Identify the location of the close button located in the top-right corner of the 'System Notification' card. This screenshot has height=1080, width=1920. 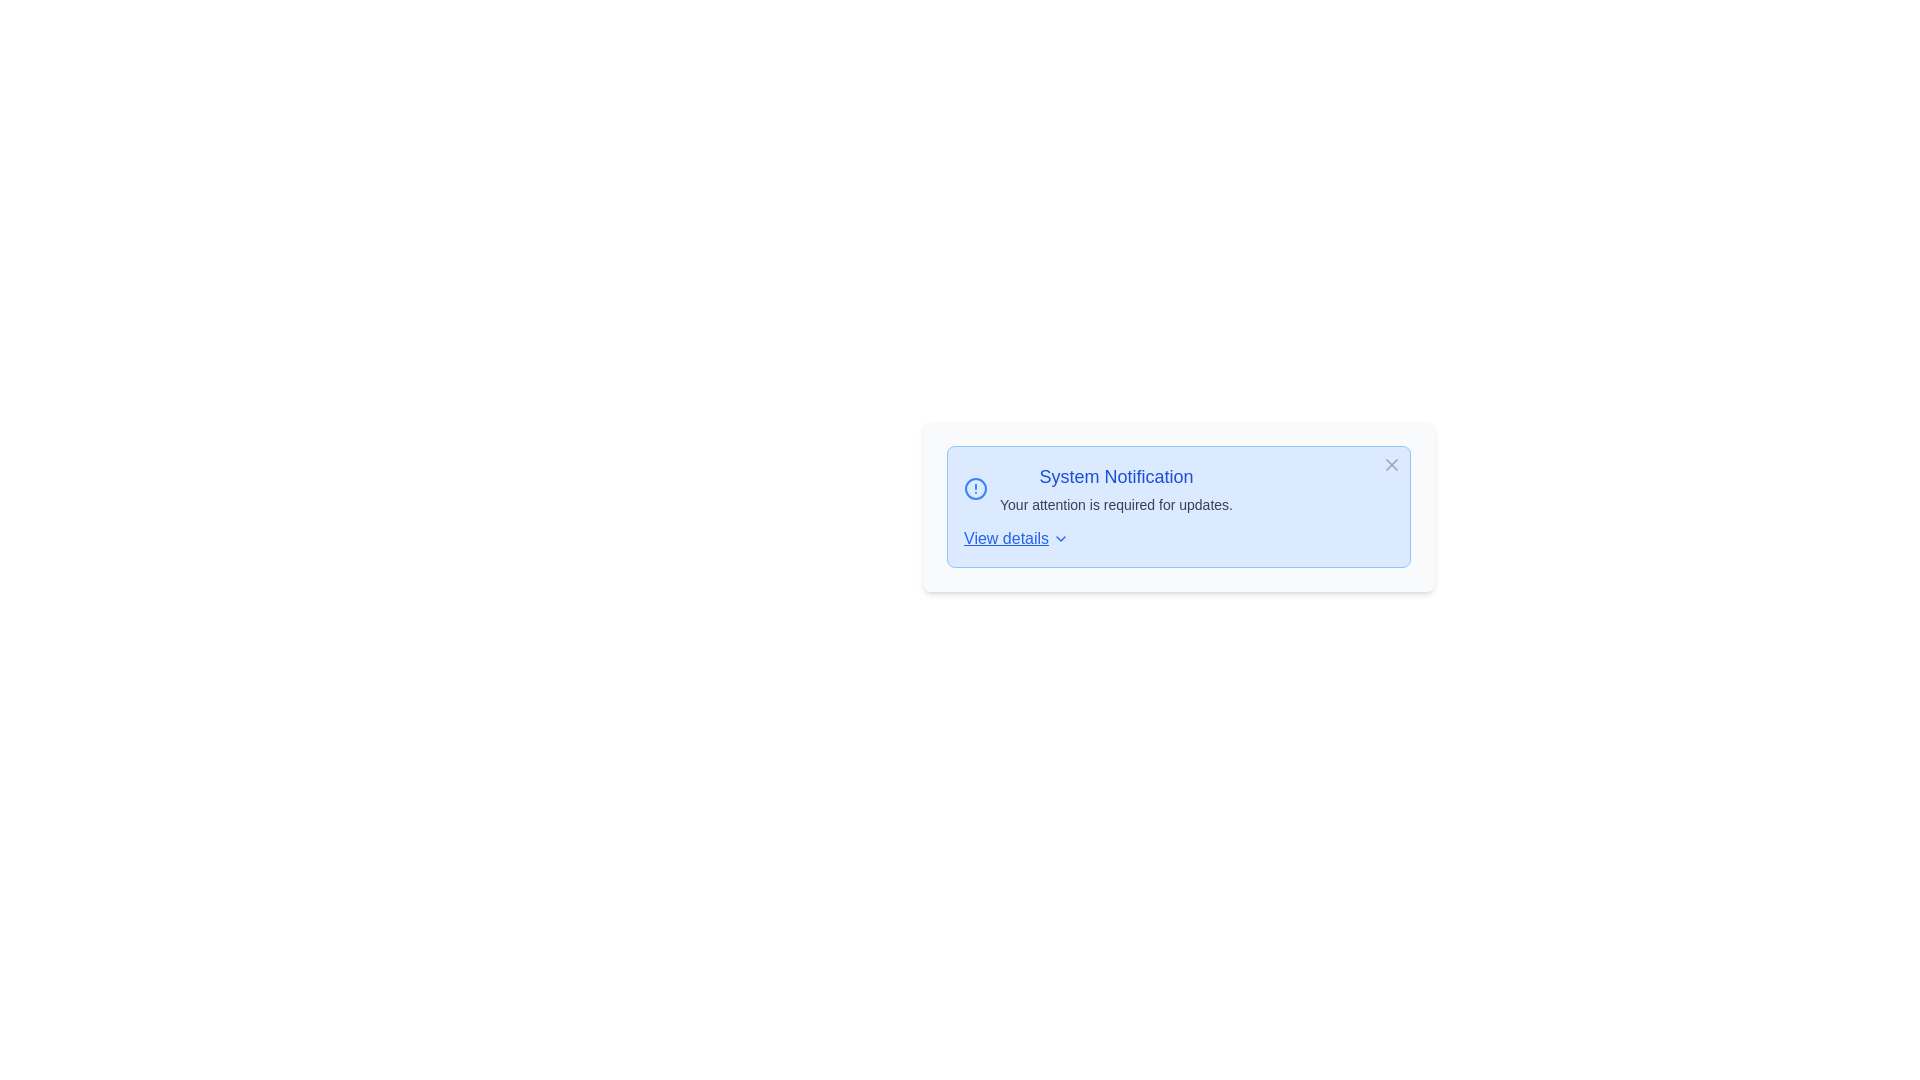
(1391, 465).